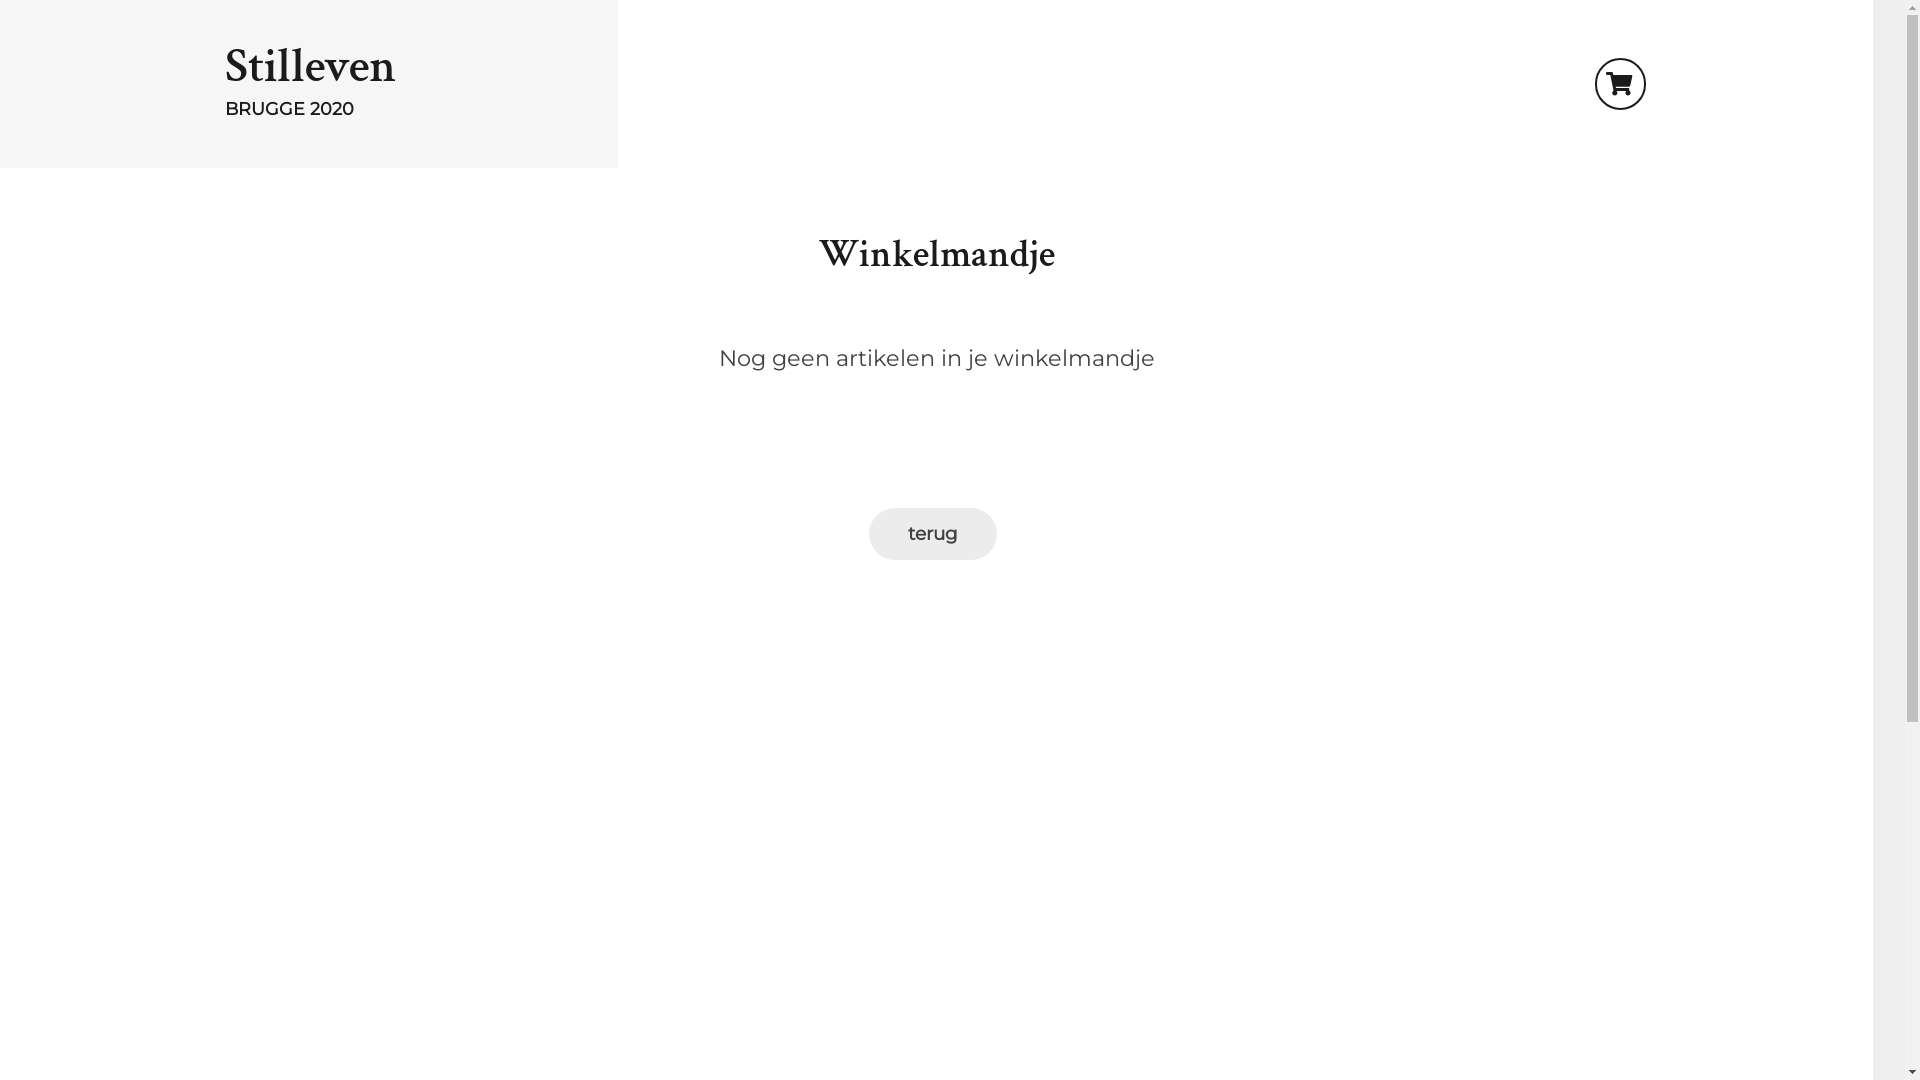  Describe the element at coordinates (930, 532) in the screenshot. I see `'terug'` at that location.